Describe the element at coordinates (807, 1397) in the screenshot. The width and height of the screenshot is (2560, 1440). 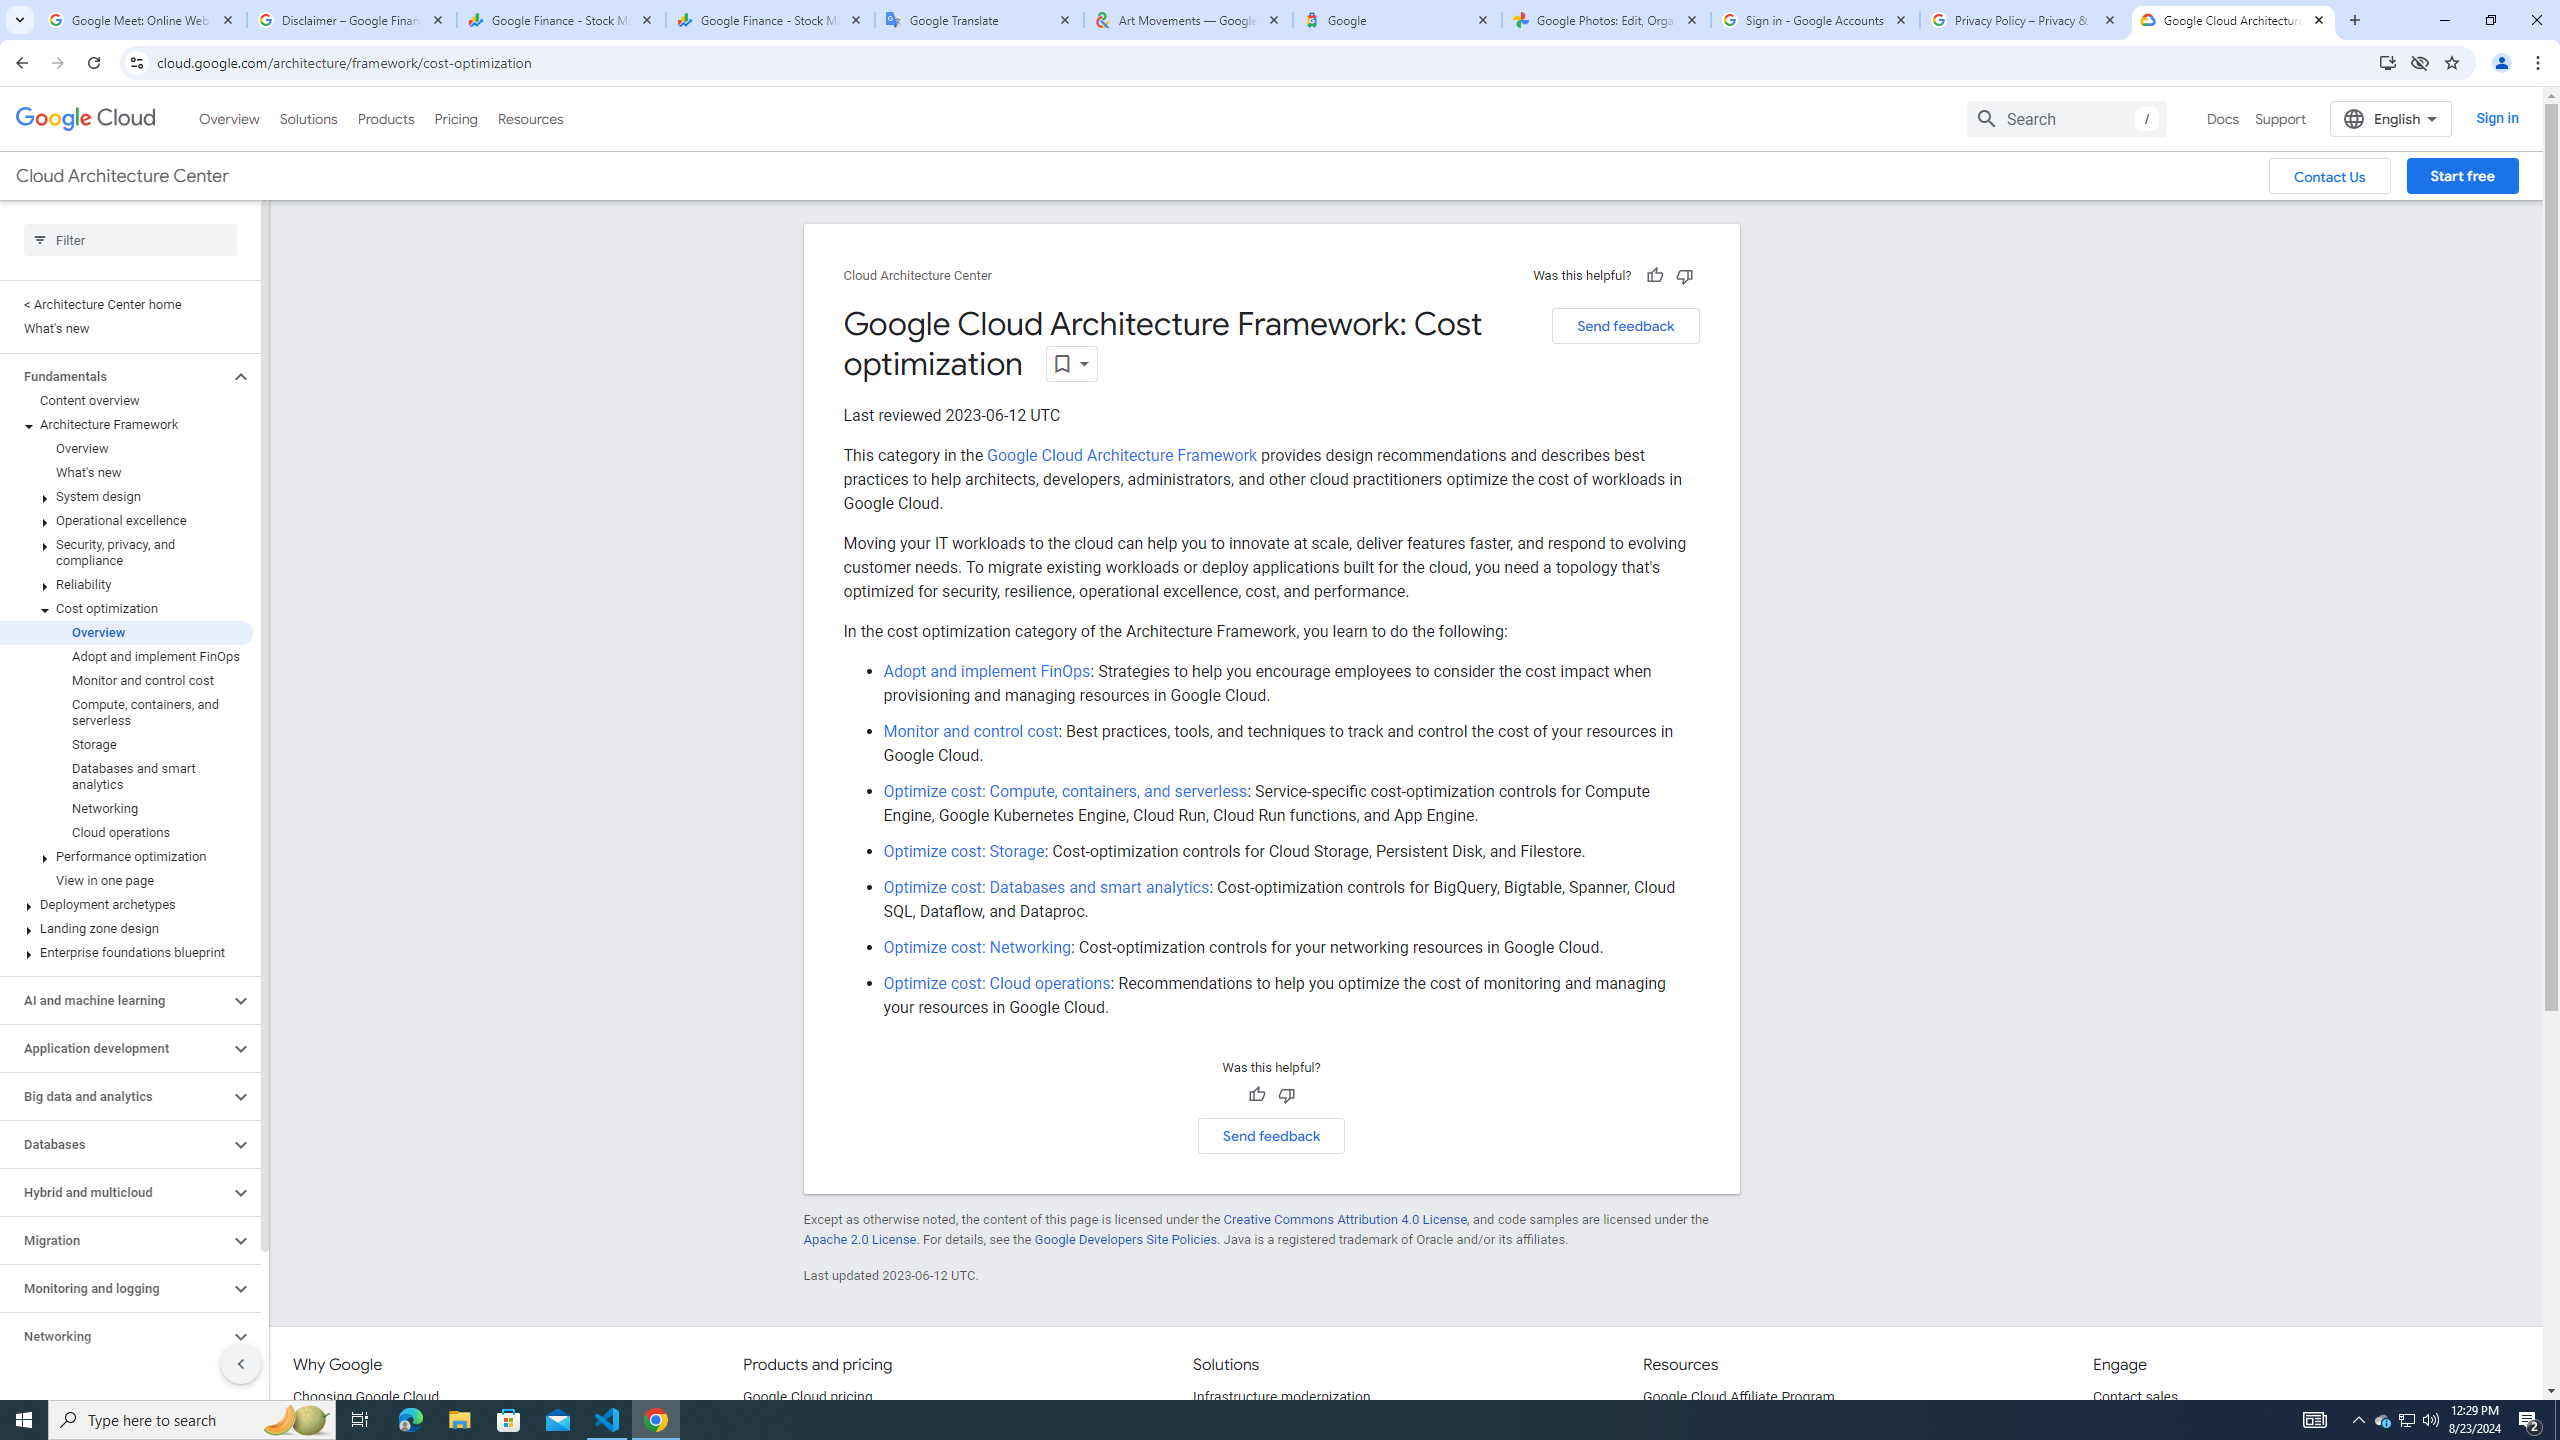
I see `'Google Cloud pricing'` at that location.